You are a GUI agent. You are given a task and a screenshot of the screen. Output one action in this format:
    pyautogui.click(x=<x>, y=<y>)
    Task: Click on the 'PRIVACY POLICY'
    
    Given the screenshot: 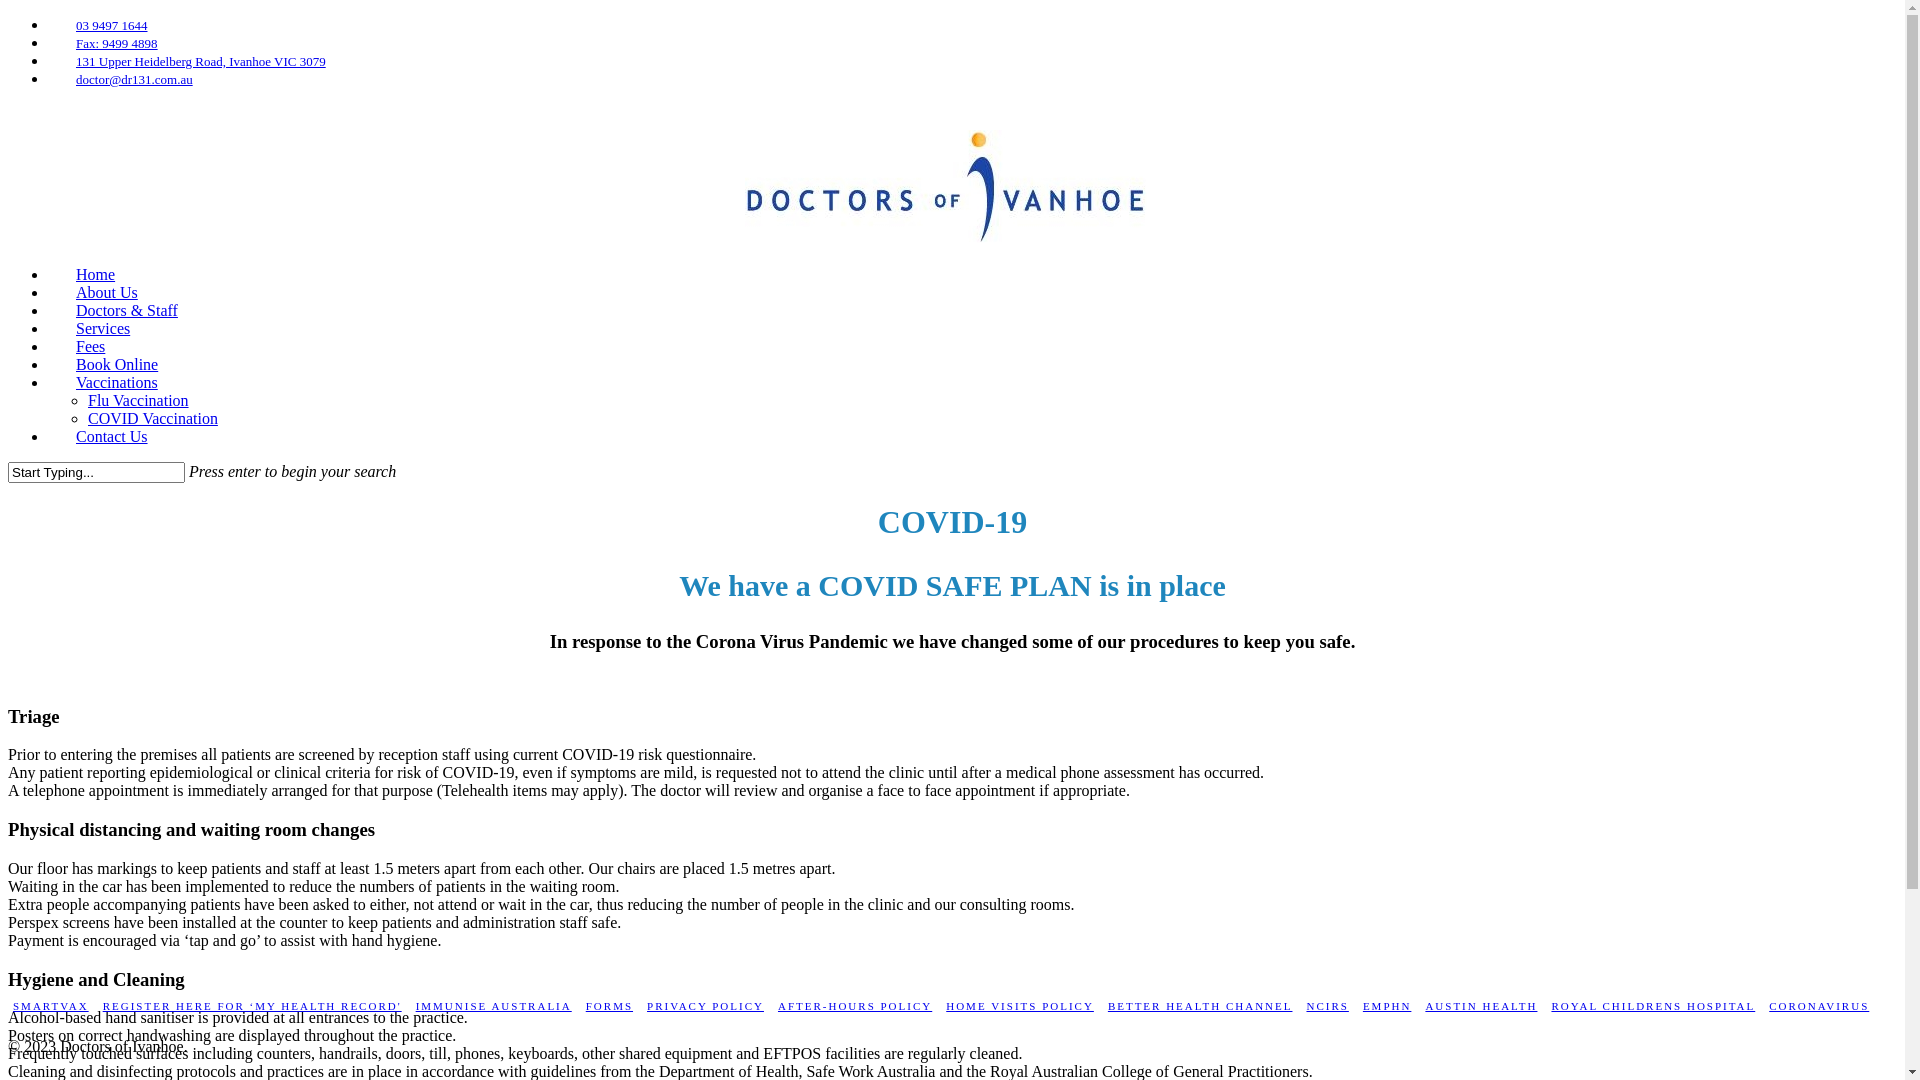 What is the action you would take?
    pyautogui.click(x=642, y=1006)
    